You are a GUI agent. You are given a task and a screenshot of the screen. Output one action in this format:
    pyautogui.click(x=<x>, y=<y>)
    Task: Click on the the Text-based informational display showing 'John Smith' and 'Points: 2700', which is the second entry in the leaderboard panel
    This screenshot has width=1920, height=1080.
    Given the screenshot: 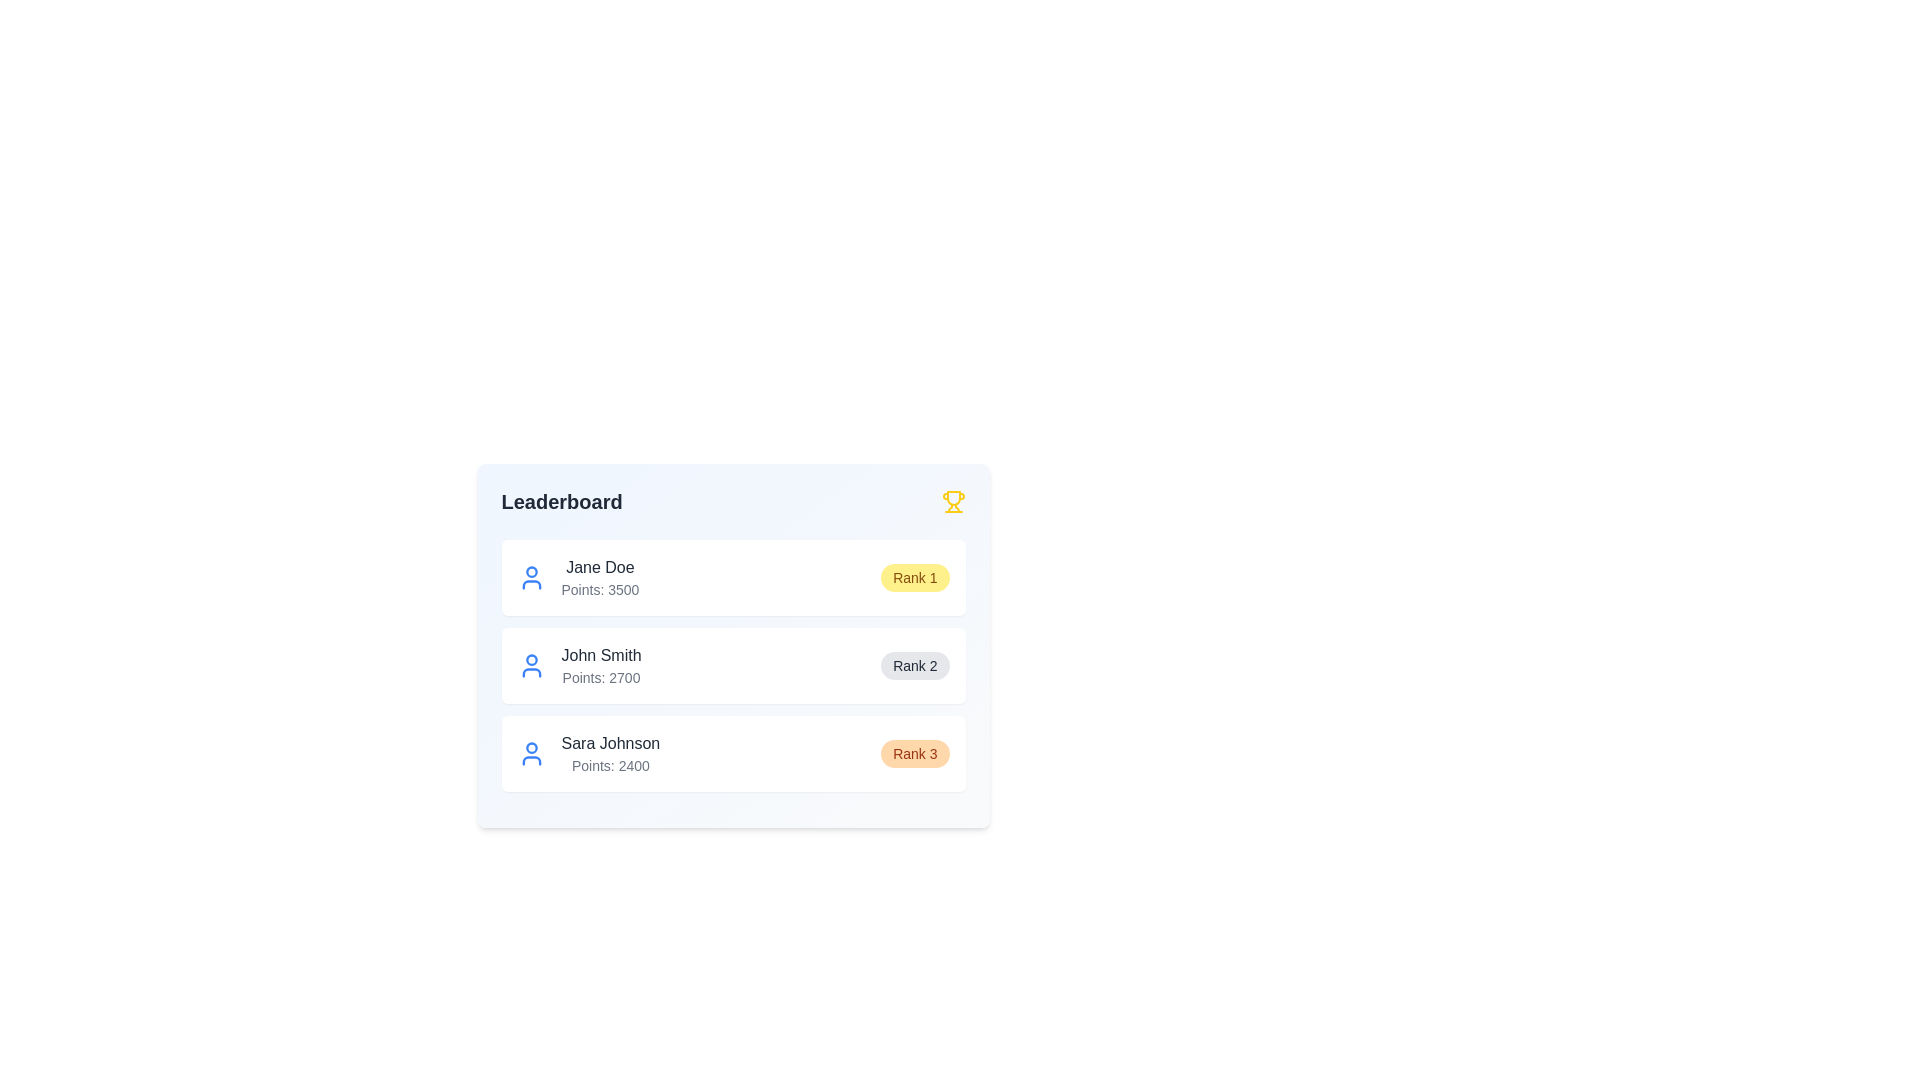 What is the action you would take?
    pyautogui.click(x=600, y=666)
    